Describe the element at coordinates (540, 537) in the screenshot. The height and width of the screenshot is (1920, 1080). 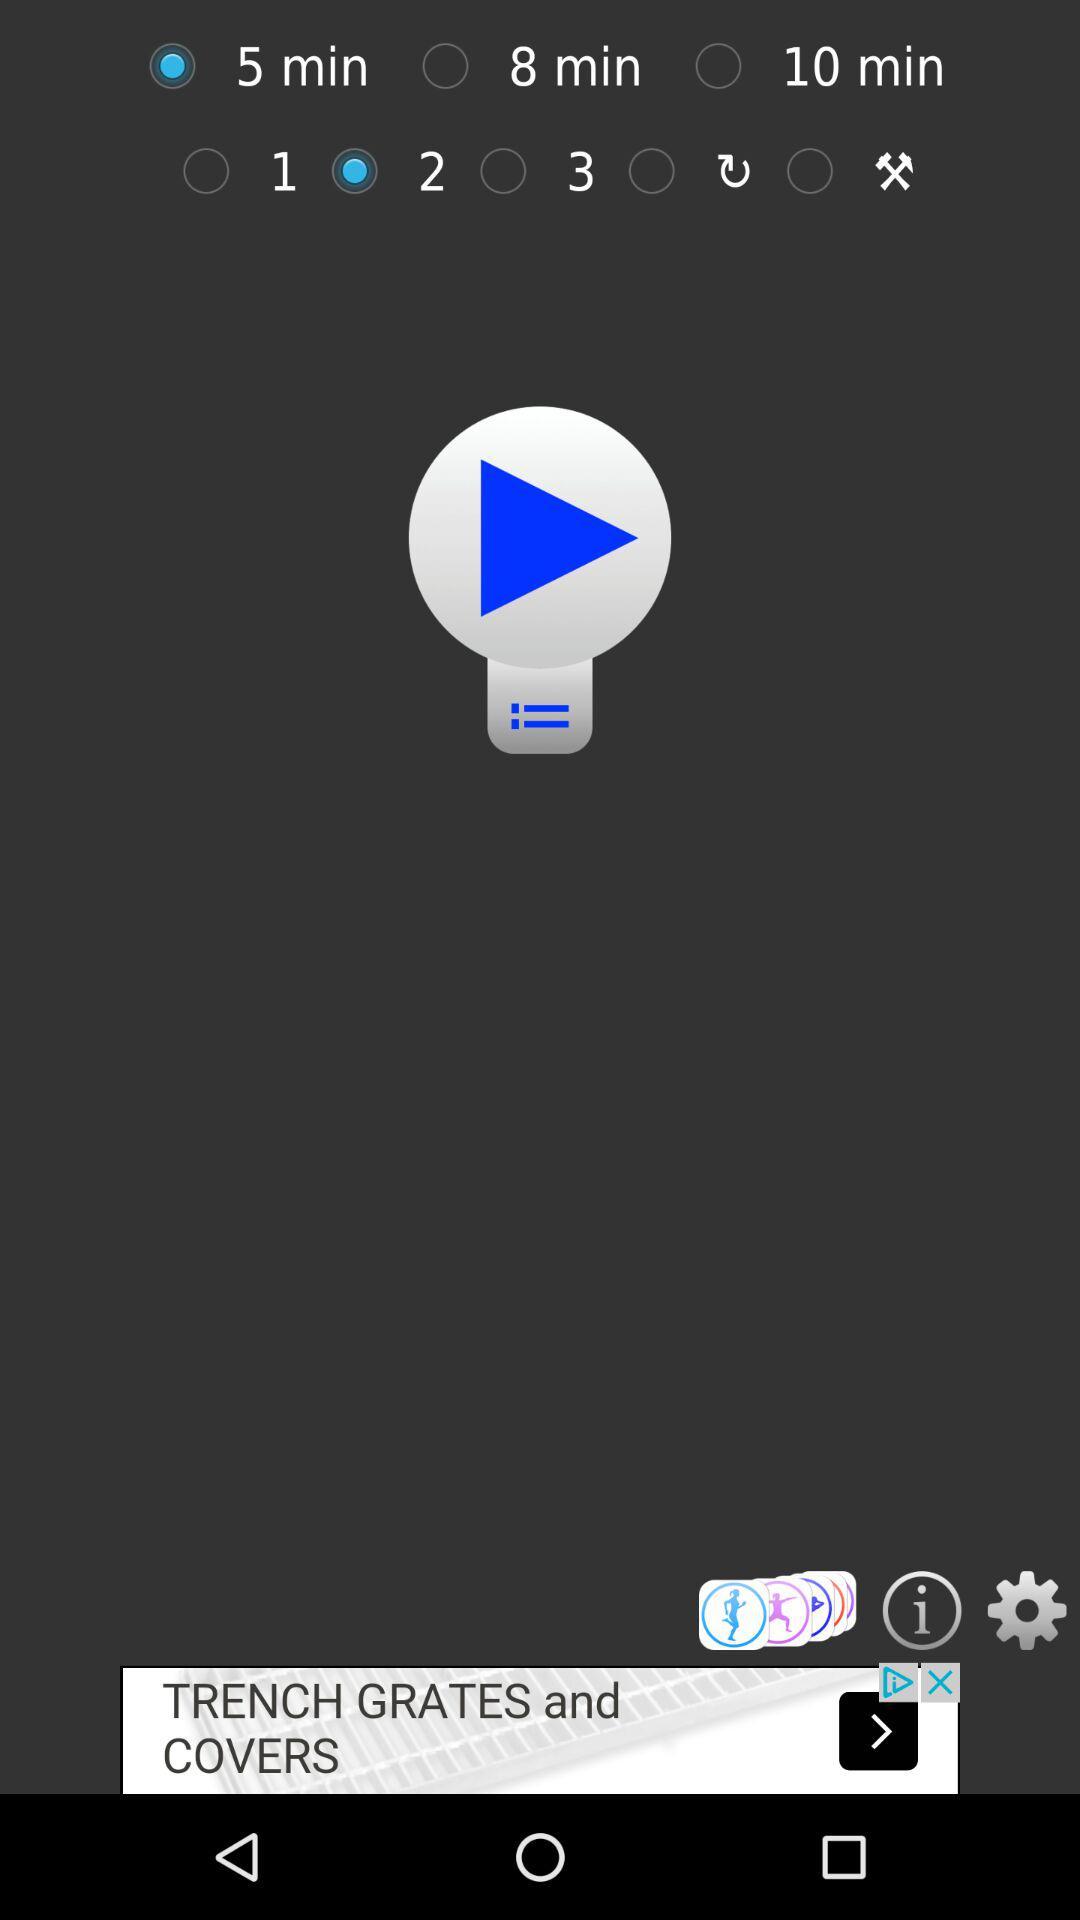
I see `pale` at that location.